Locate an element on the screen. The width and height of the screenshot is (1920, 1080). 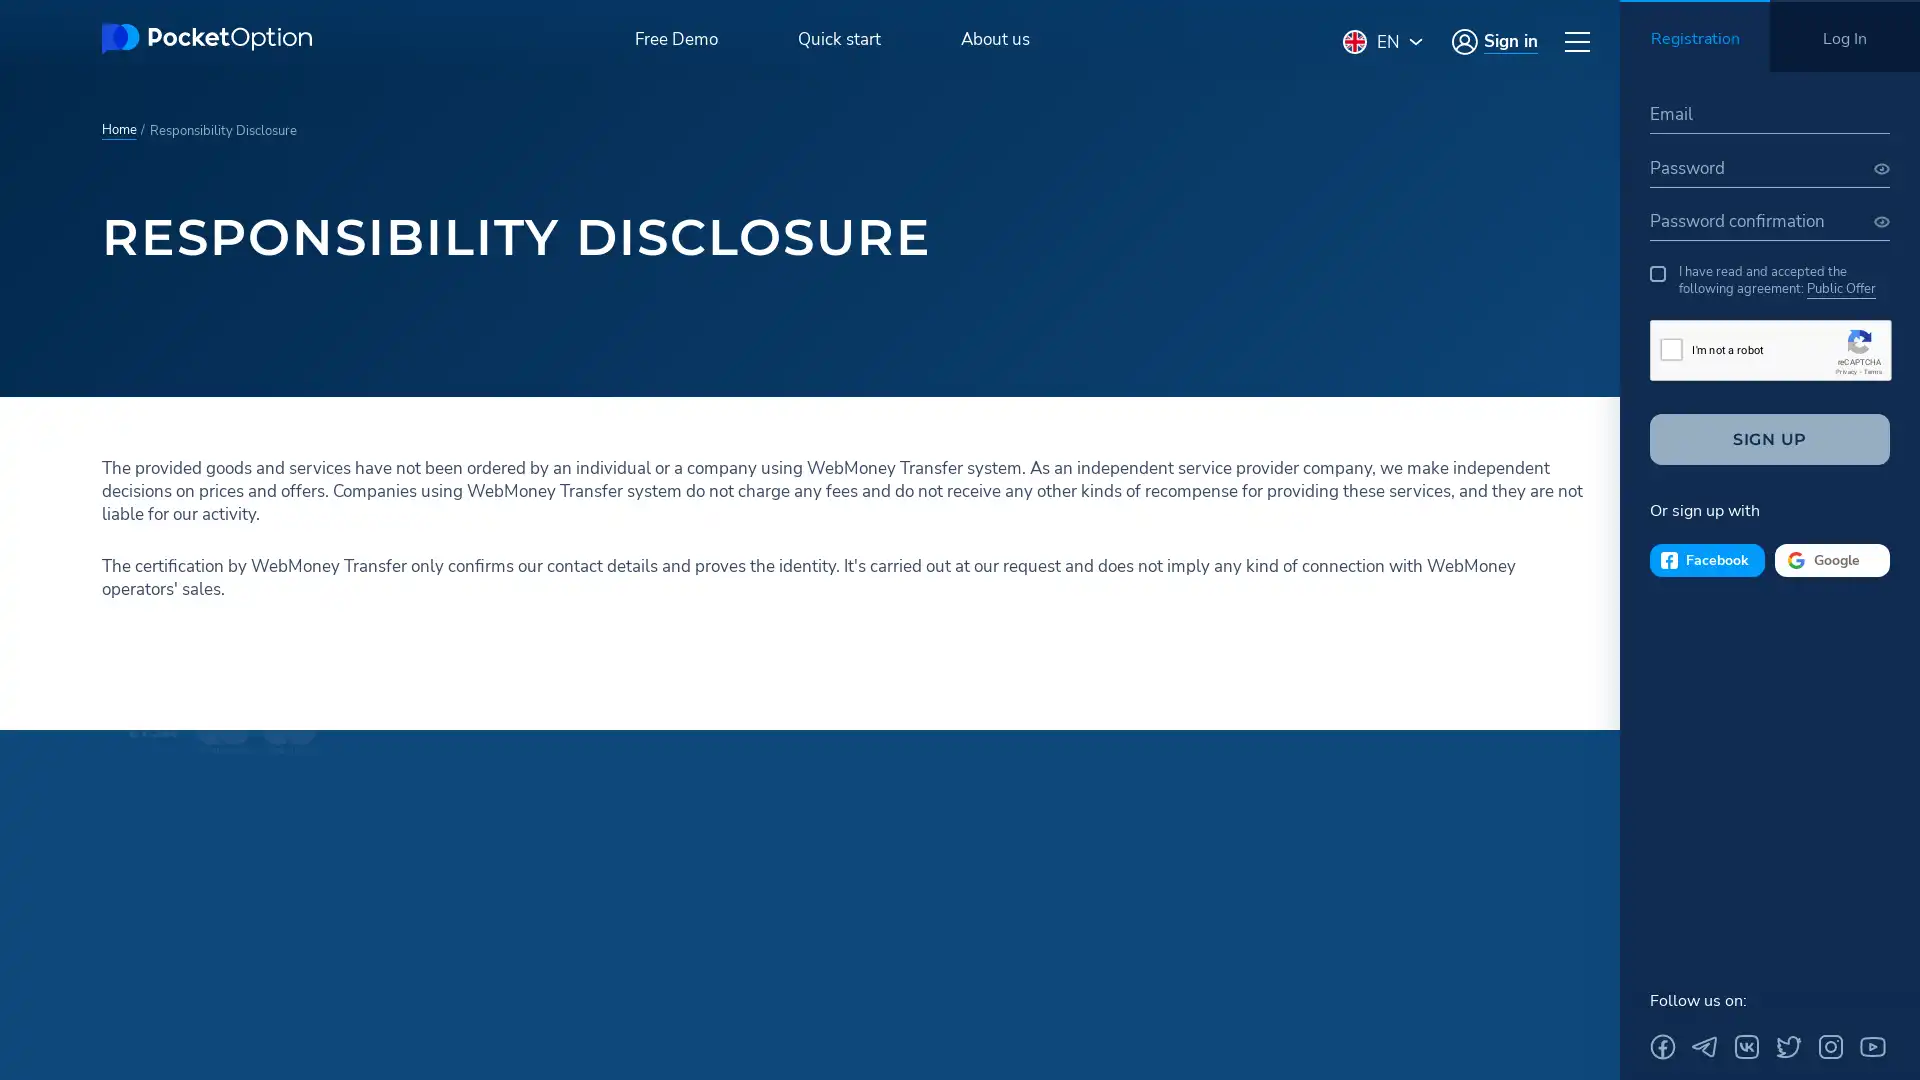
SIGN UP is located at coordinates (1770, 438).